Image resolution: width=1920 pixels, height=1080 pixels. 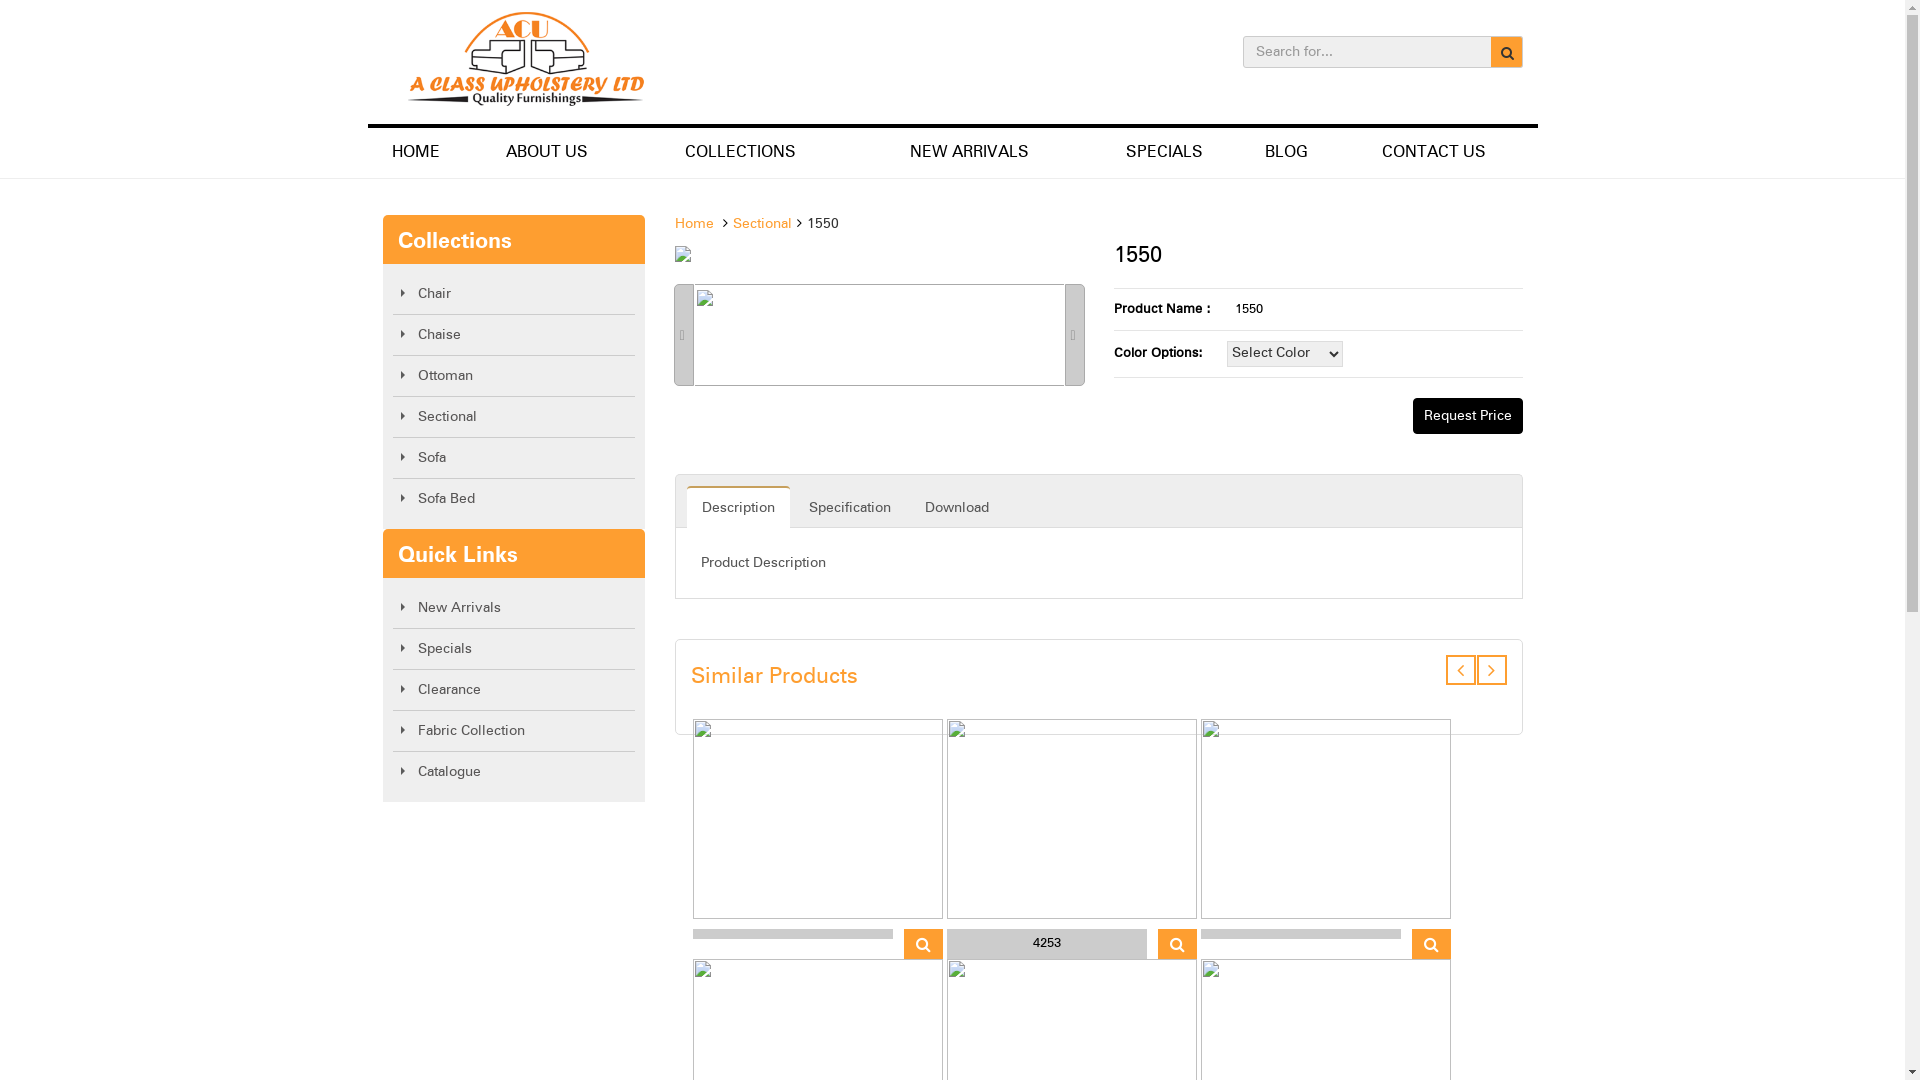 I want to click on 'Sectional', so click(x=761, y=223).